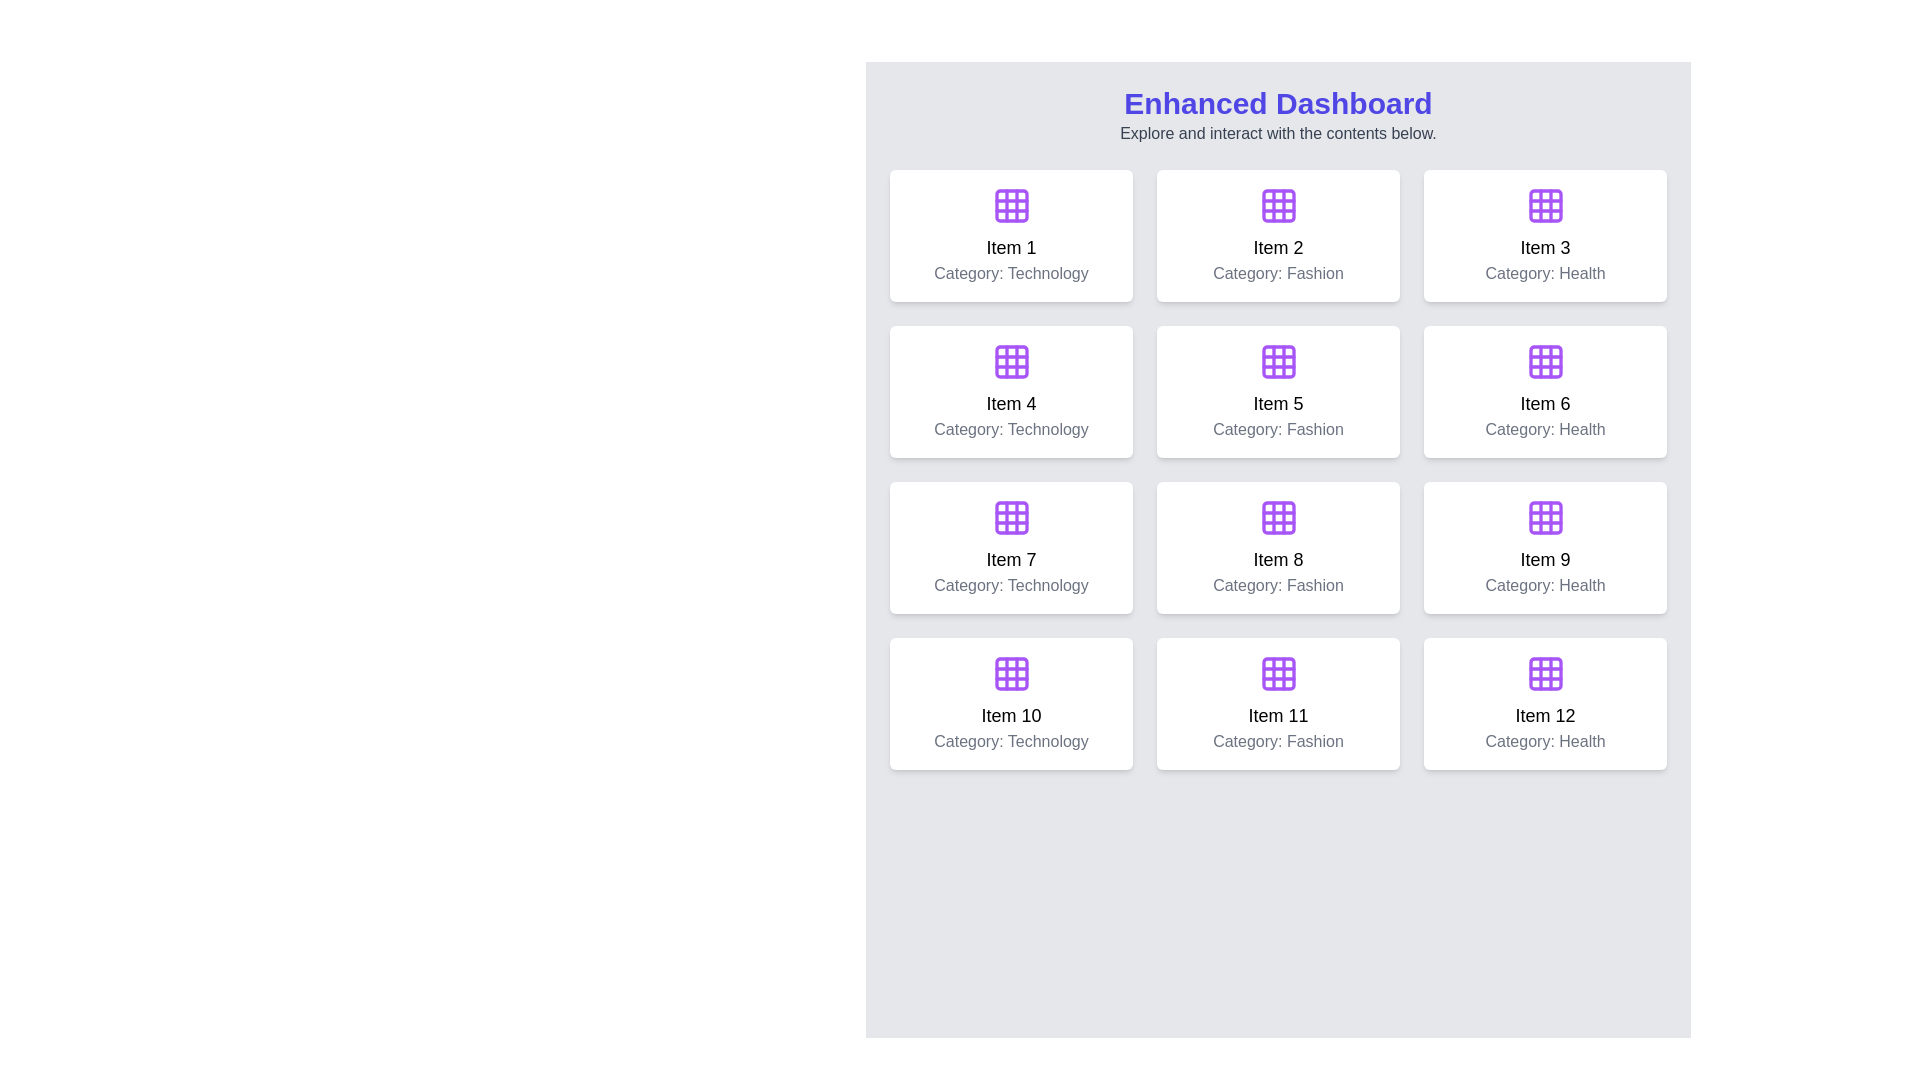 This screenshot has height=1080, width=1920. What do you see at coordinates (1544, 674) in the screenshot?
I see `visually the decorative purple rounded rectangle shape located in the center of the ninth grid square of the 'Item 12' card on the dashboard` at bounding box center [1544, 674].